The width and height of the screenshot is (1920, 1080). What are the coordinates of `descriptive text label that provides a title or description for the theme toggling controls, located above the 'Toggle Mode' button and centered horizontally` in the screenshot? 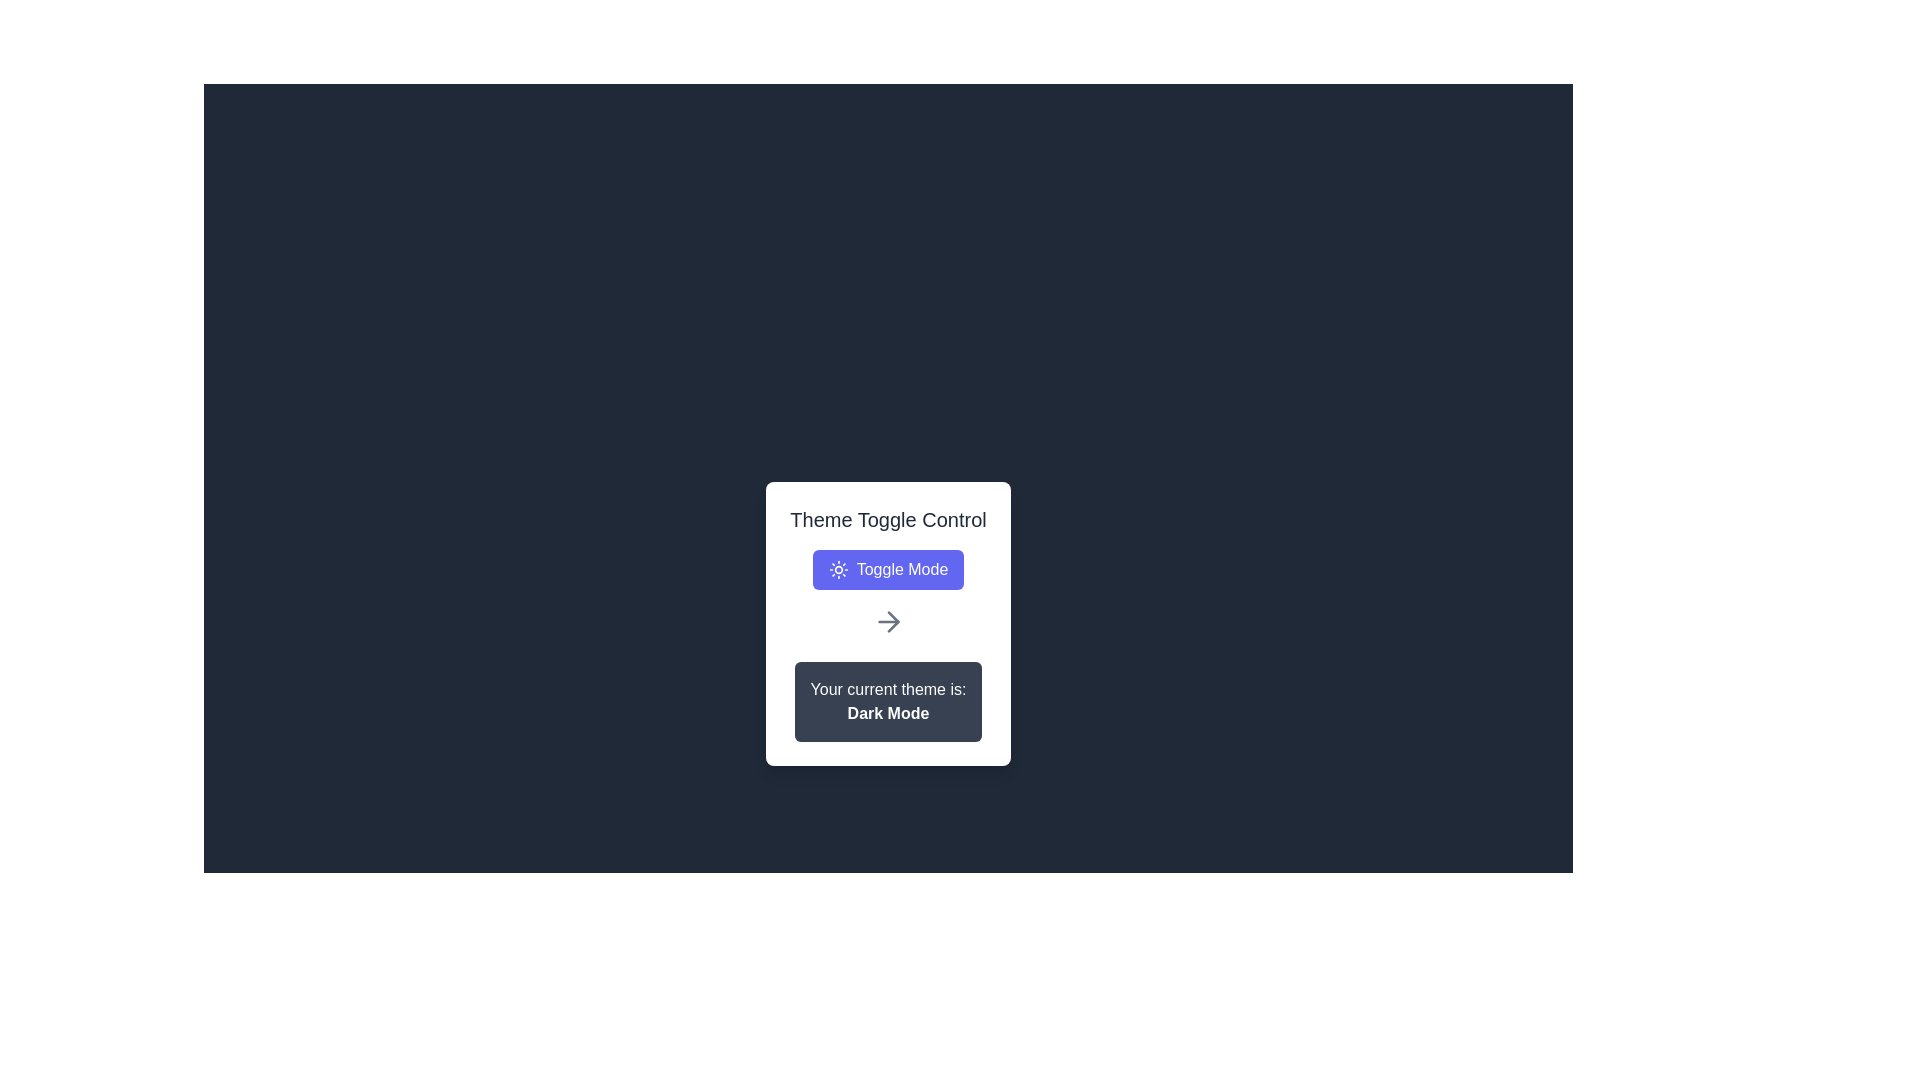 It's located at (887, 519).